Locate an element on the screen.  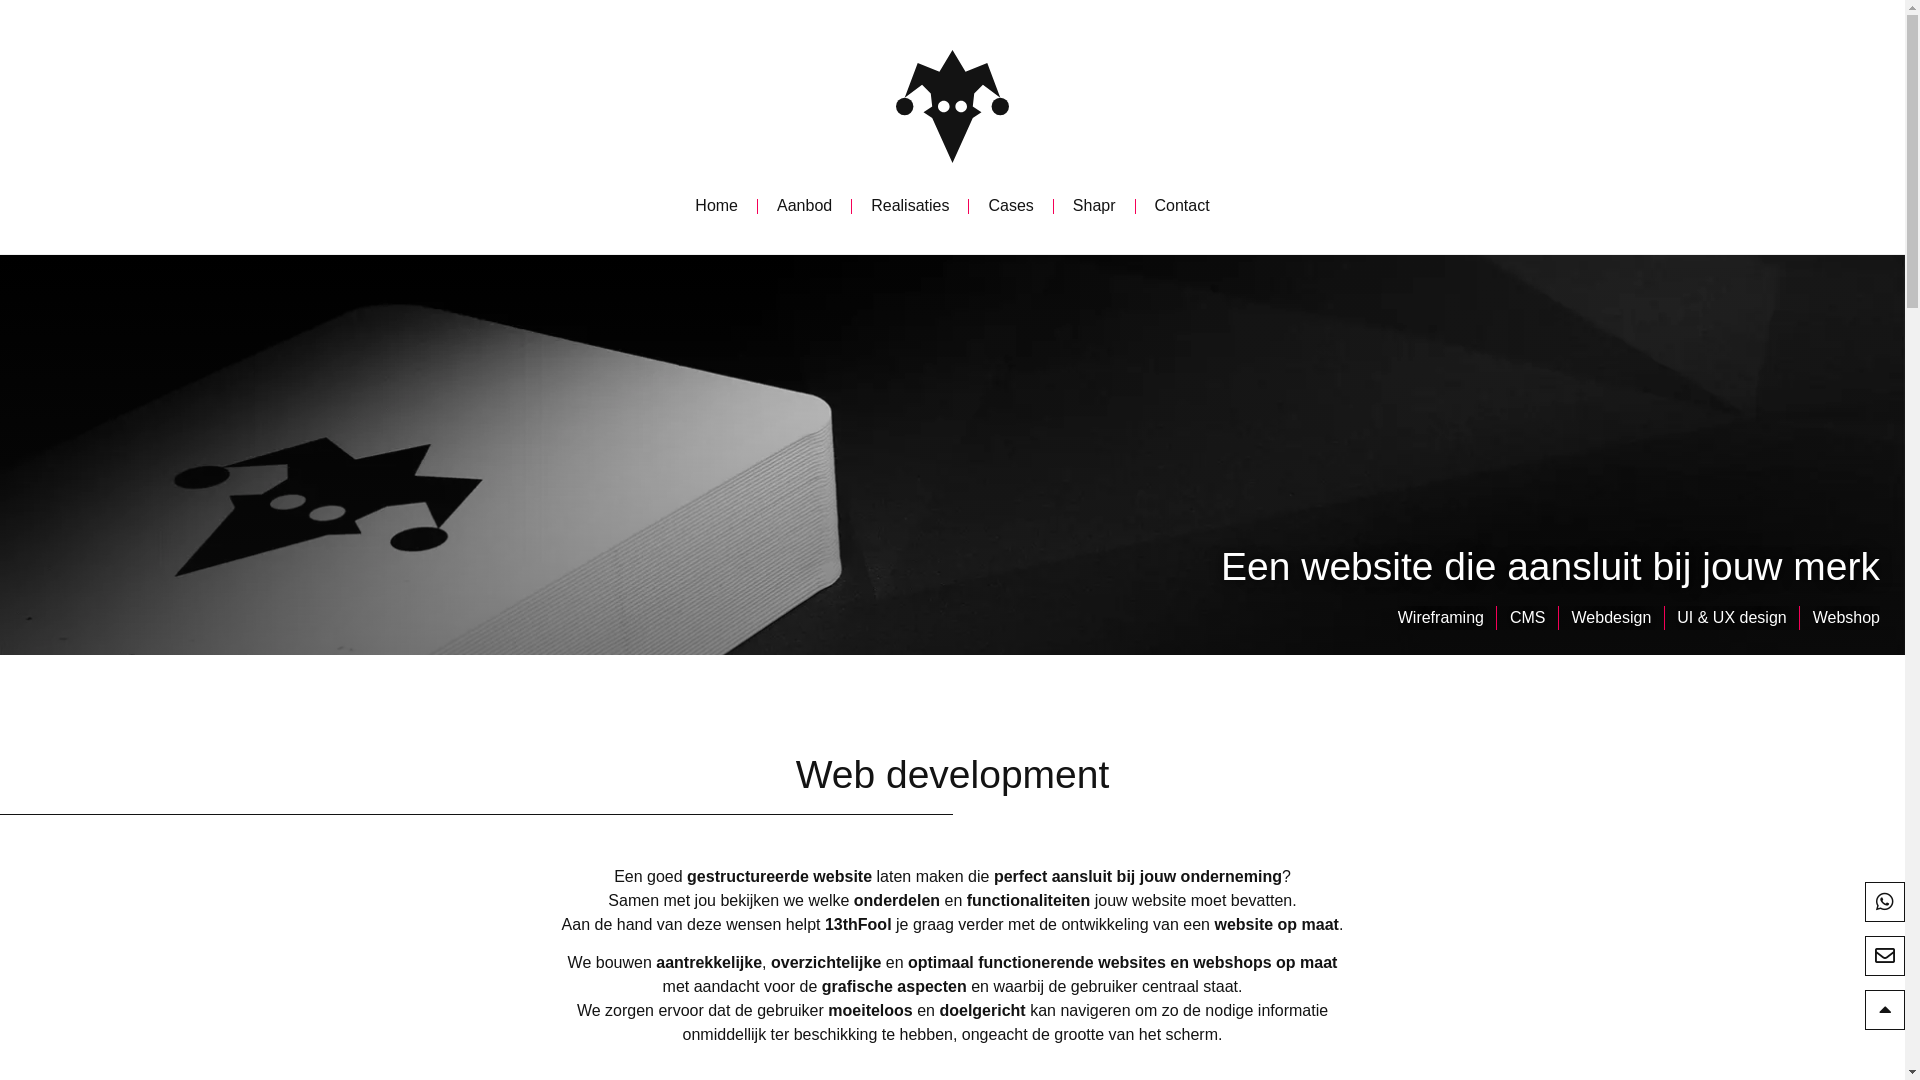
'Home' is located at coordinates (716, 205).